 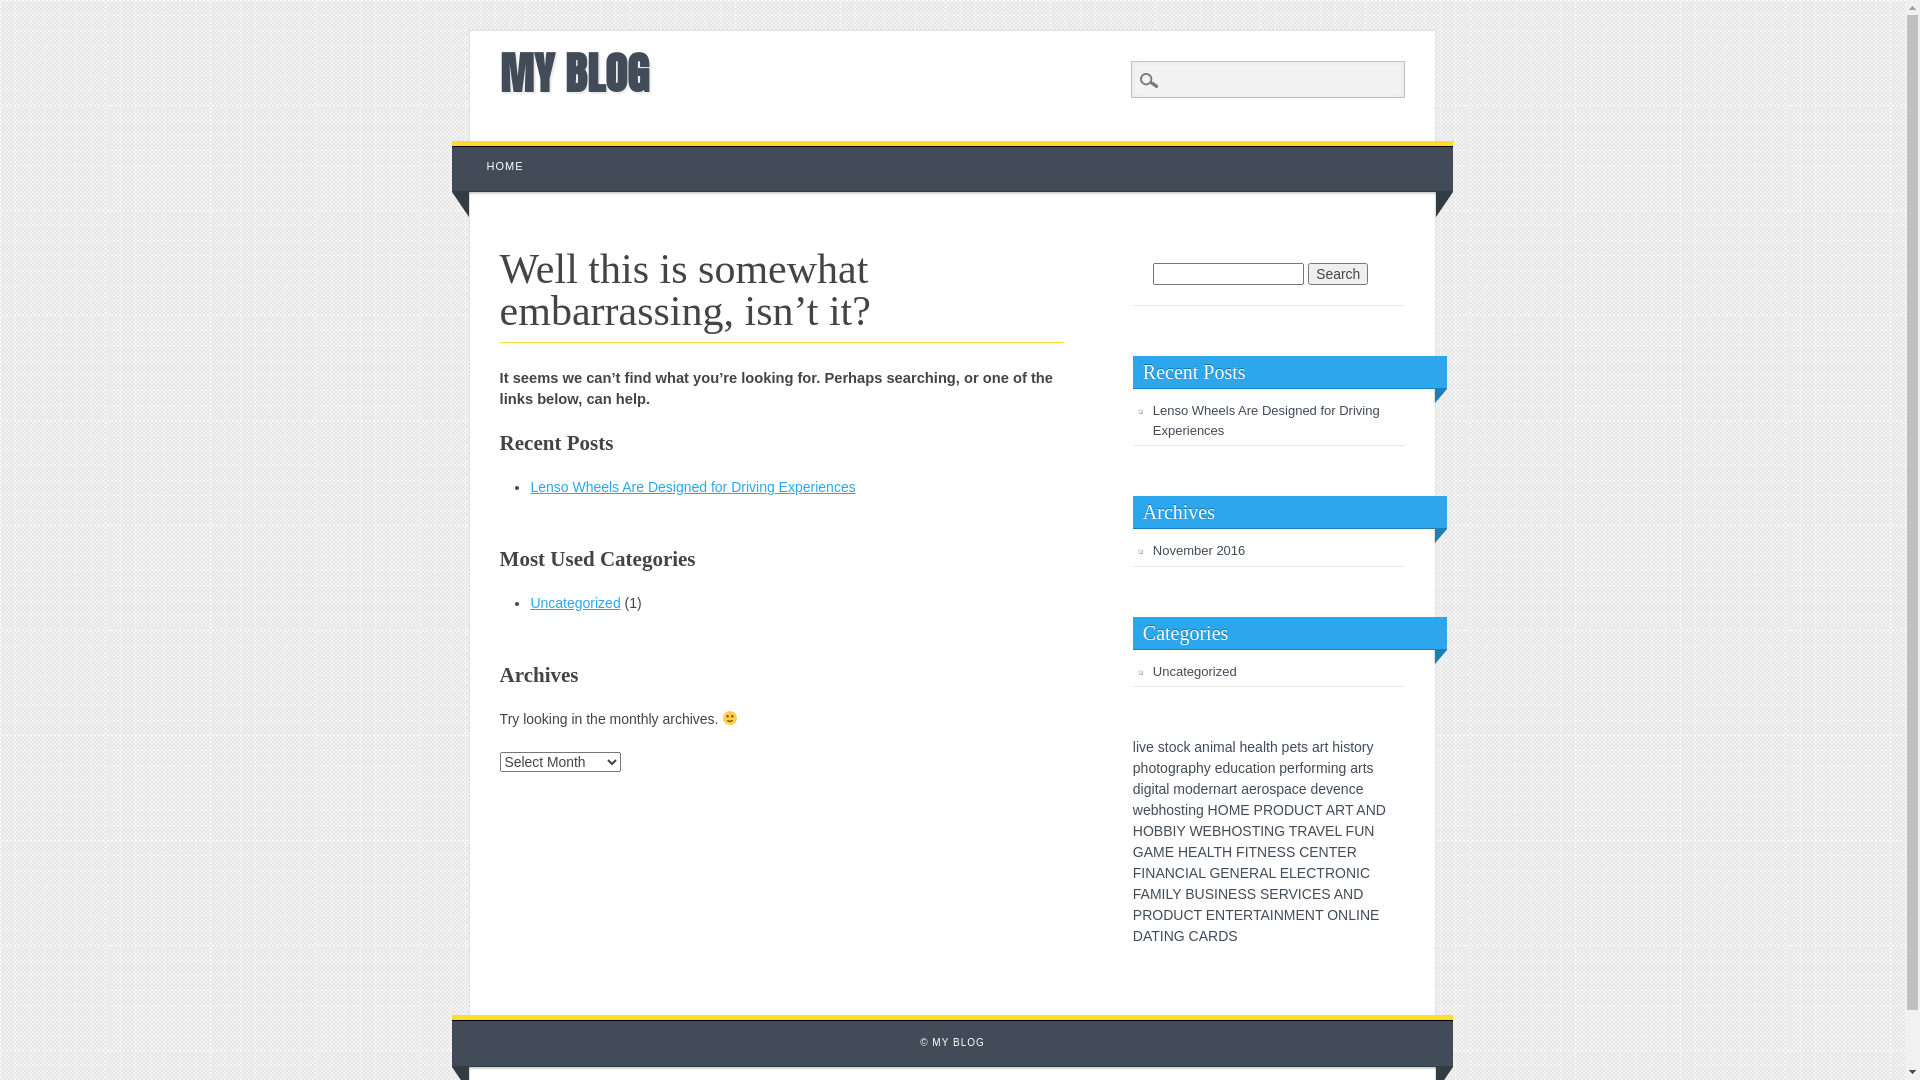 I want to click on 'm', so click(x=1218, y=747).